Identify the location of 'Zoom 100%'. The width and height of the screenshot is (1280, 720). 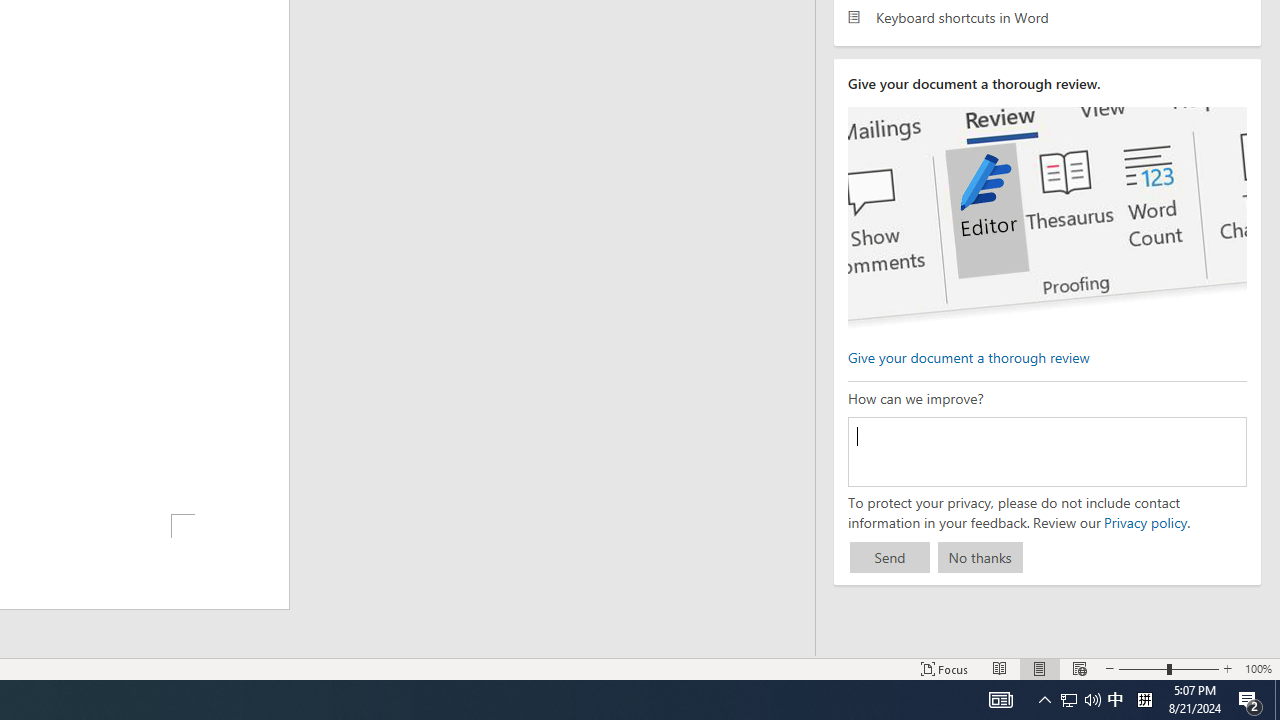
(1257, 669).